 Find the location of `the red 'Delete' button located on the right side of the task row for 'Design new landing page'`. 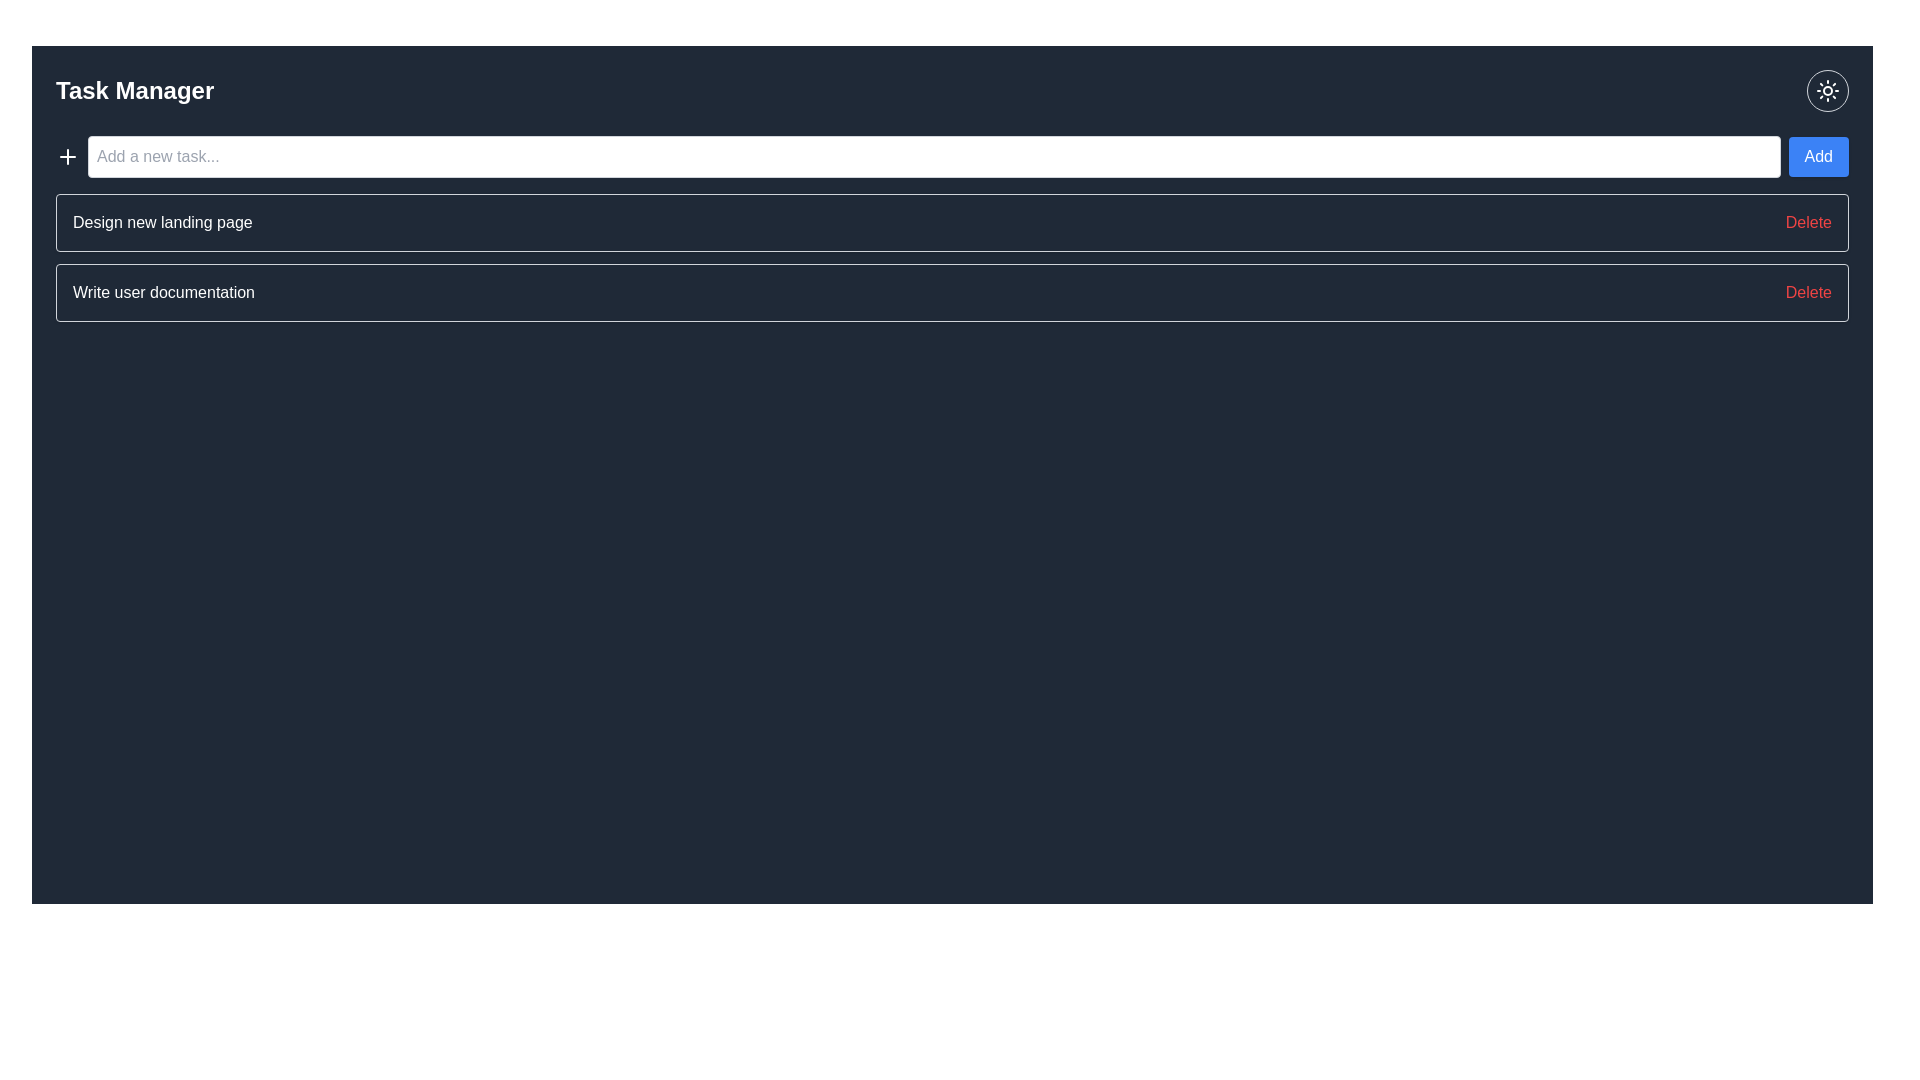

the red 'Delete' button located on the right side of the task row for 'Design new landing page' is located at coordinates (1808, 223).